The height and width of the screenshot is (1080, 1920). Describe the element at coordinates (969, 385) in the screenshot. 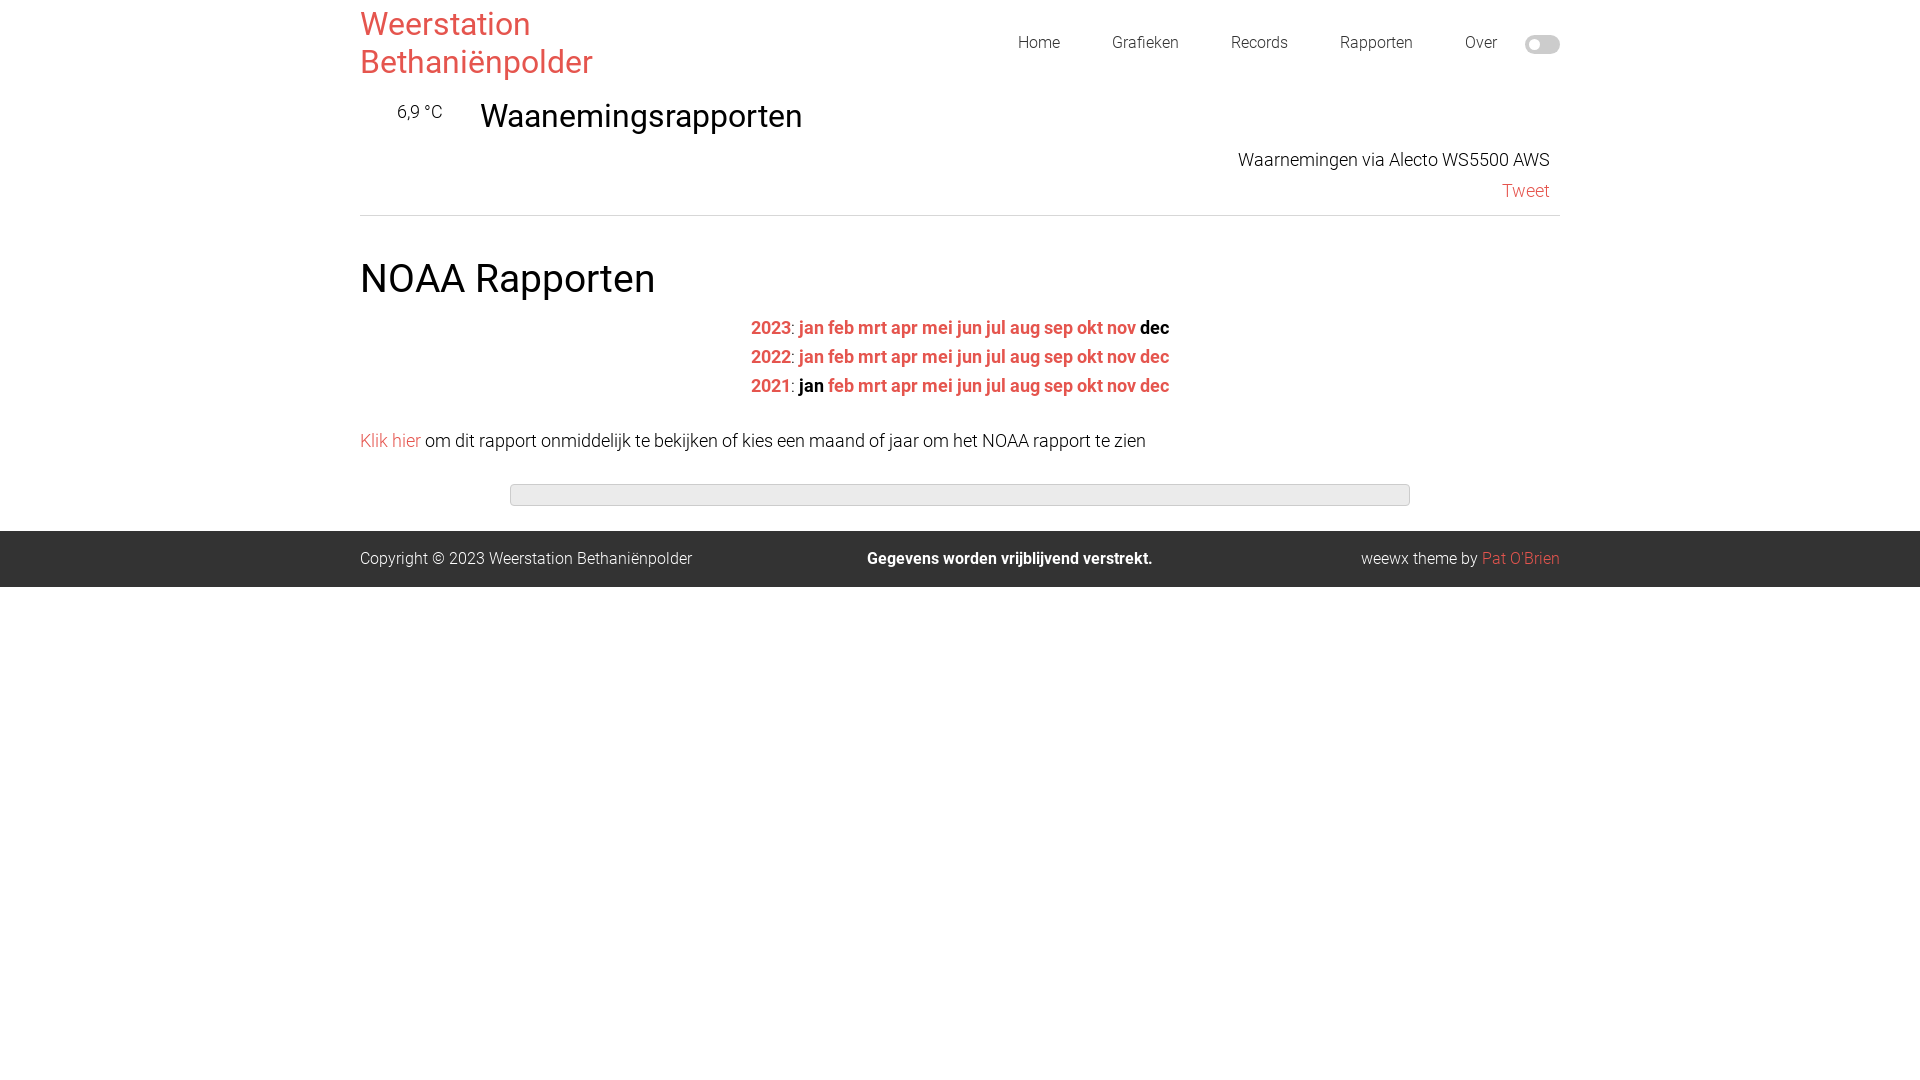

I see `'jun'` at that location.